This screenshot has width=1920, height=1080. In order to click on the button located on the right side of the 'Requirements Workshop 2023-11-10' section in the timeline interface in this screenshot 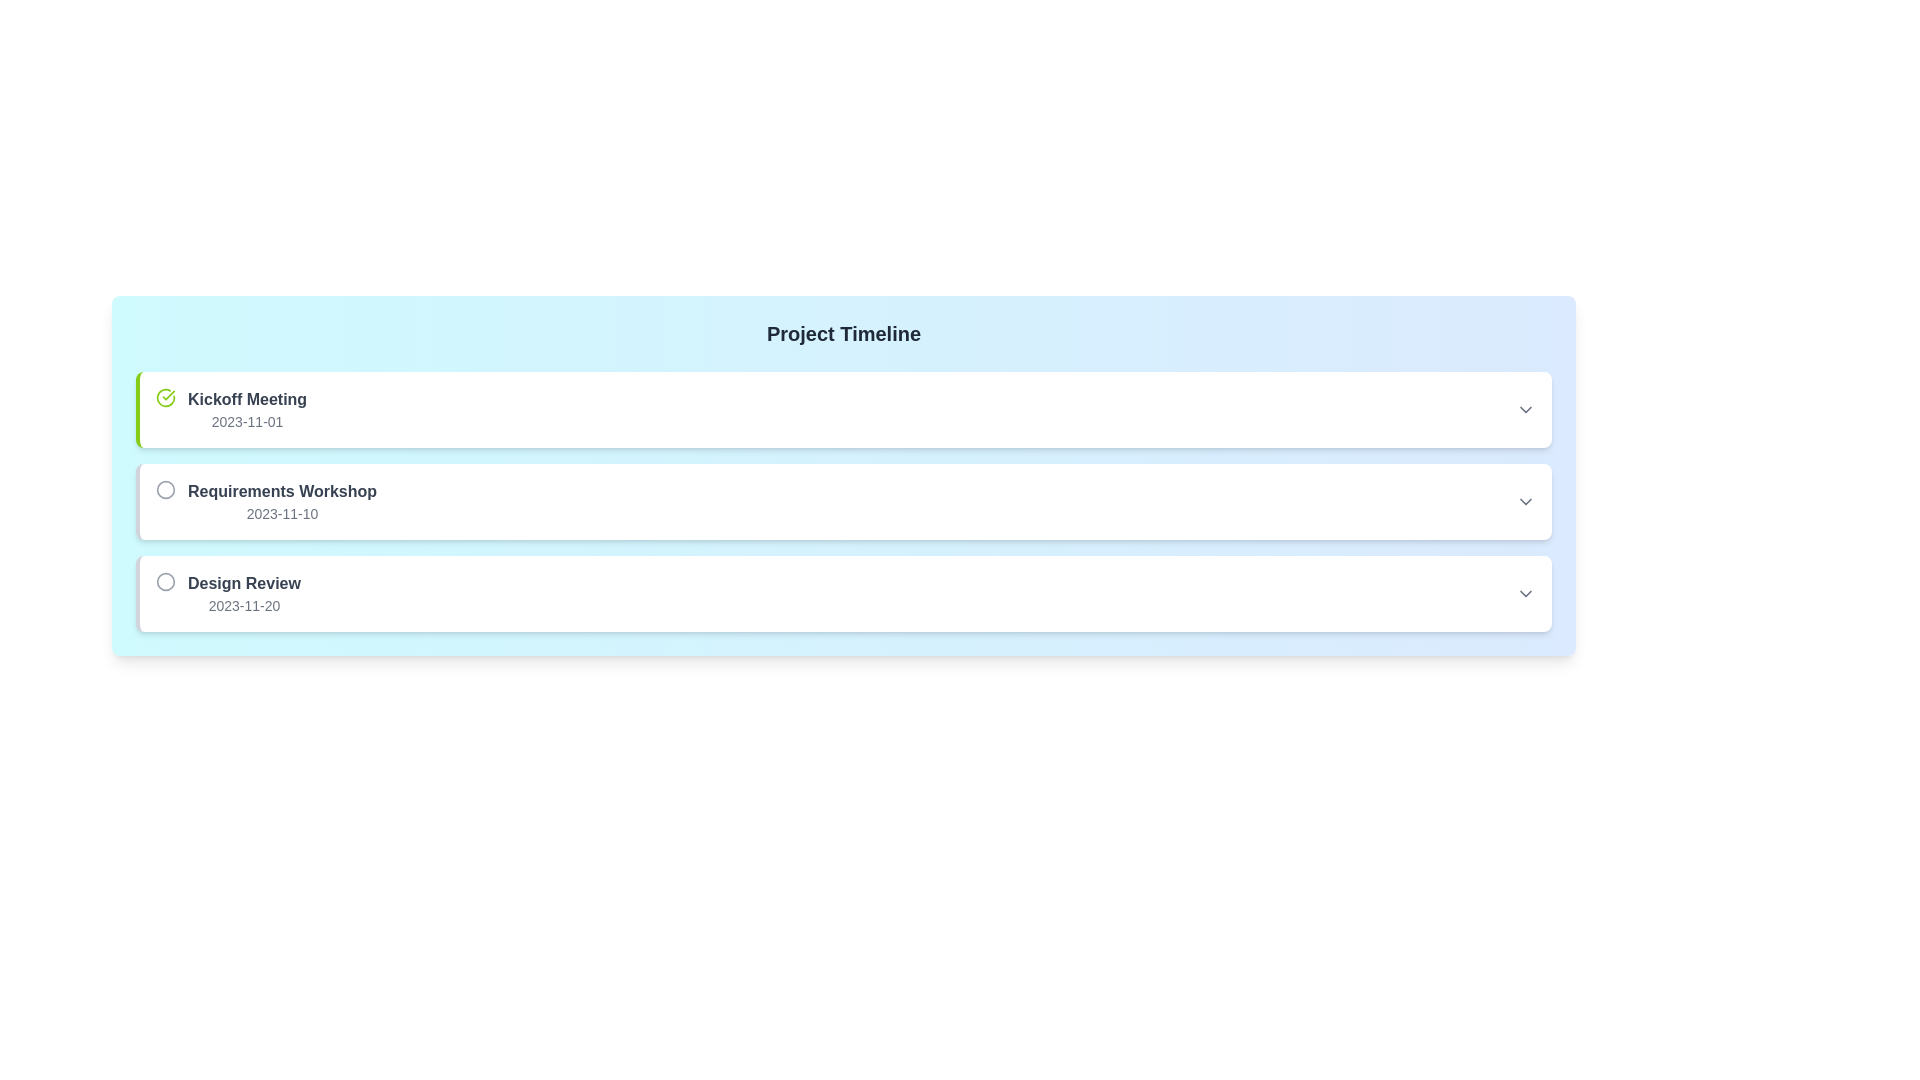, I will do `click(1525, 500)`.